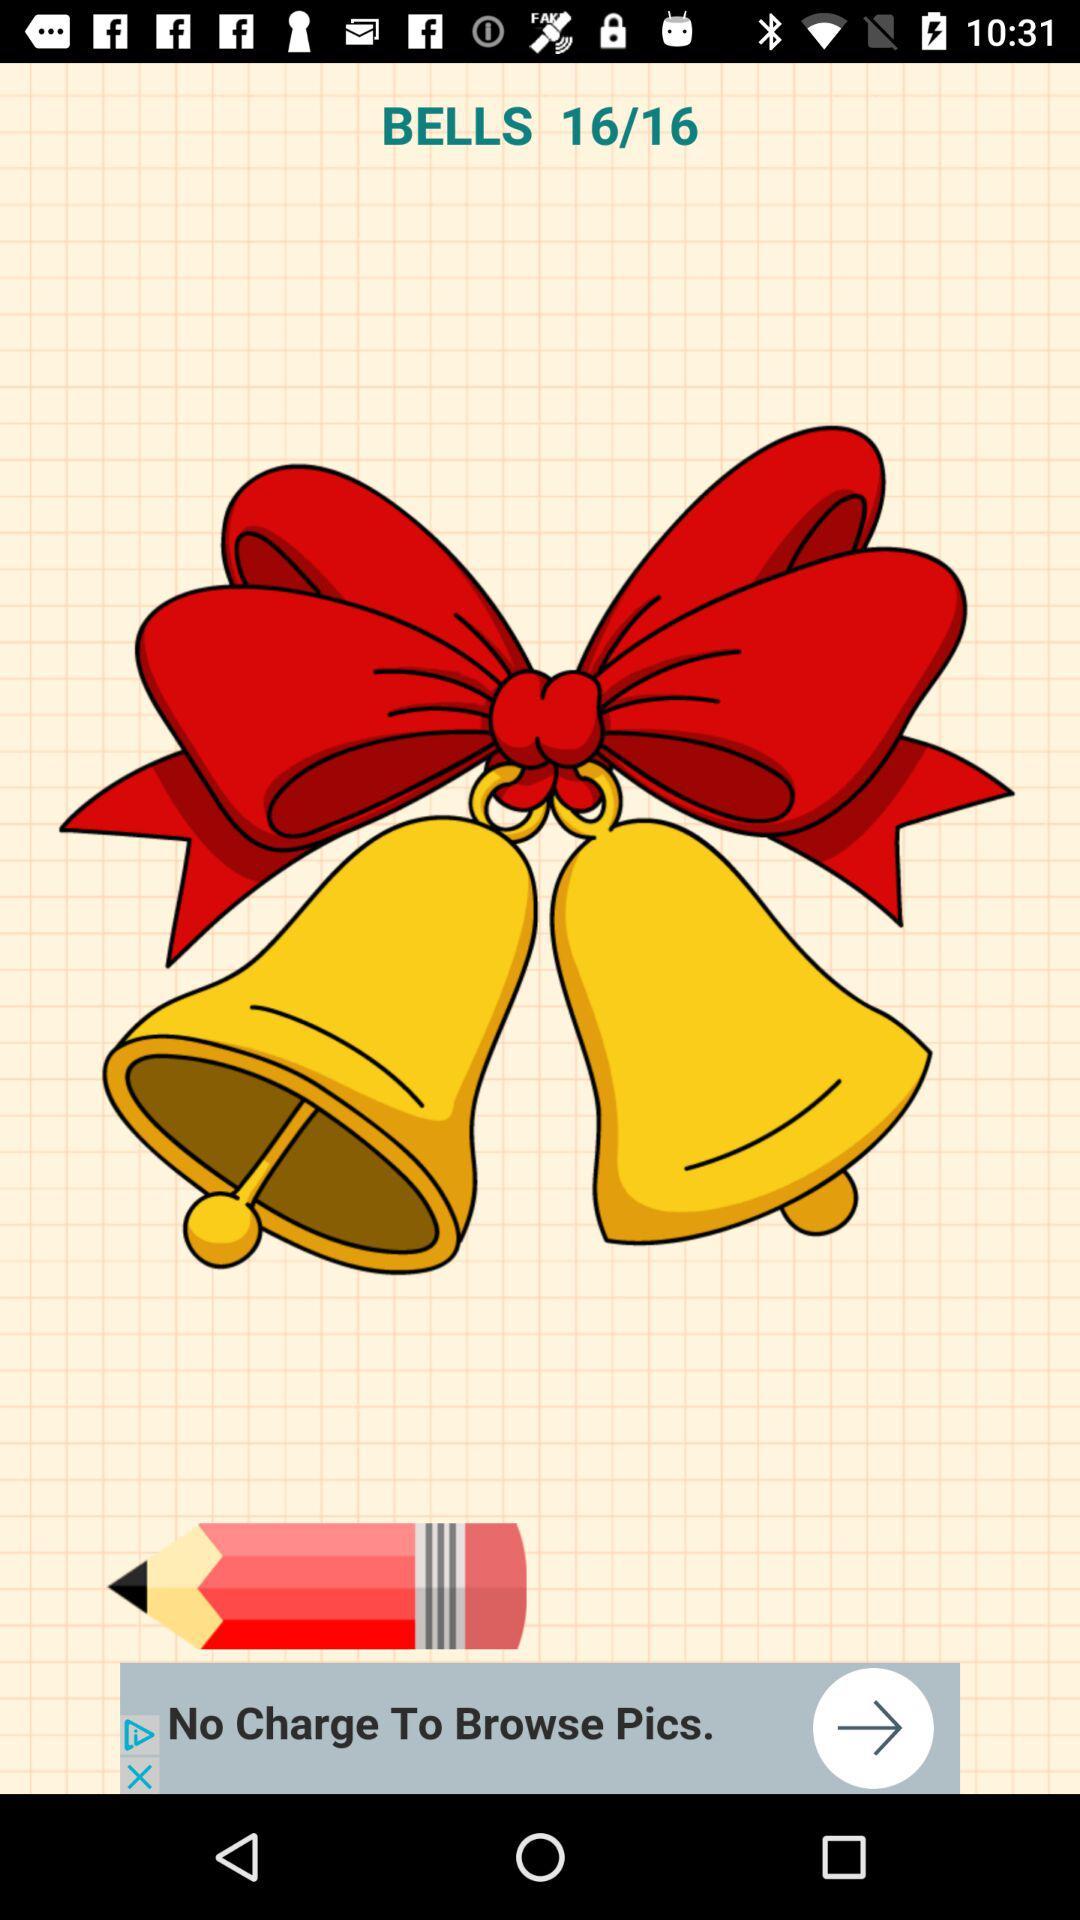  Describe the element at coordinates (540, 1727) in the screenshot. I see `open advertisement` at that location.